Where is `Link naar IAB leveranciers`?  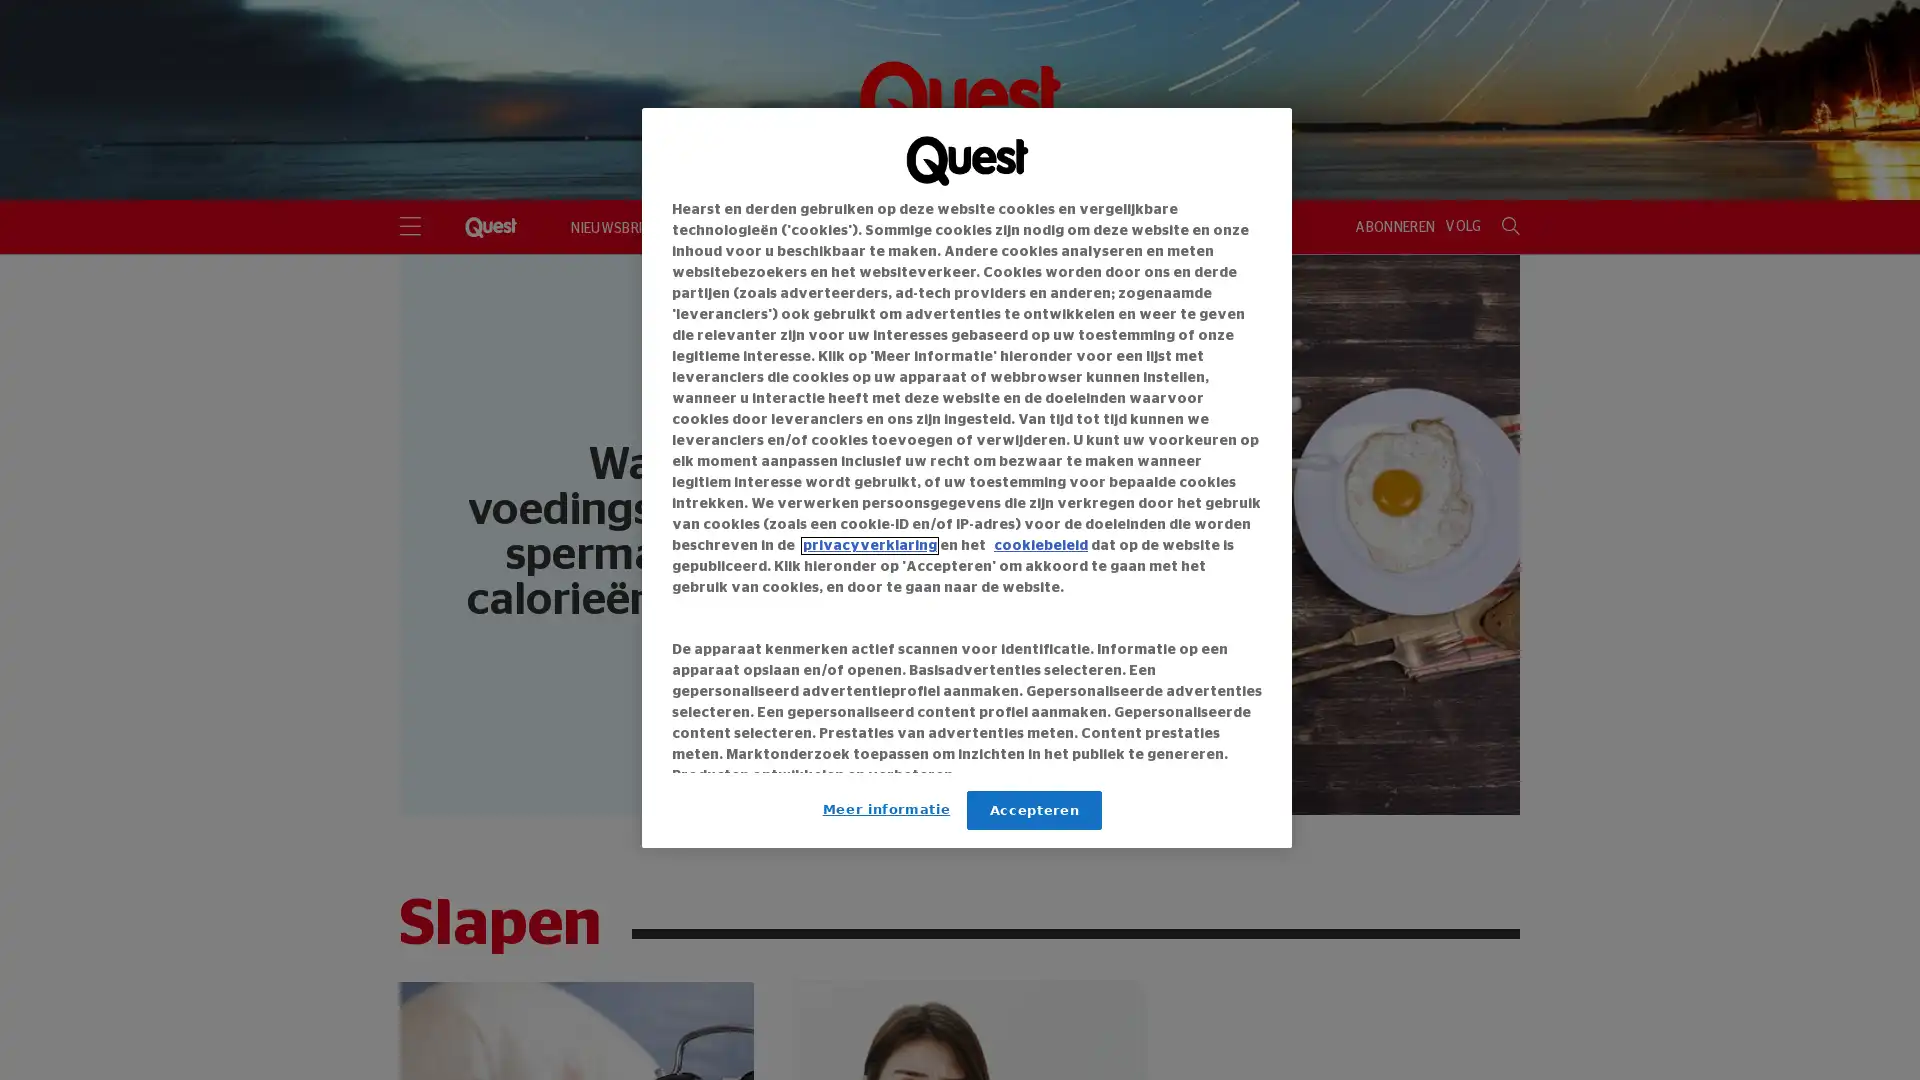 Link naar IAB leveranciers is located at coordinates (767, 798).